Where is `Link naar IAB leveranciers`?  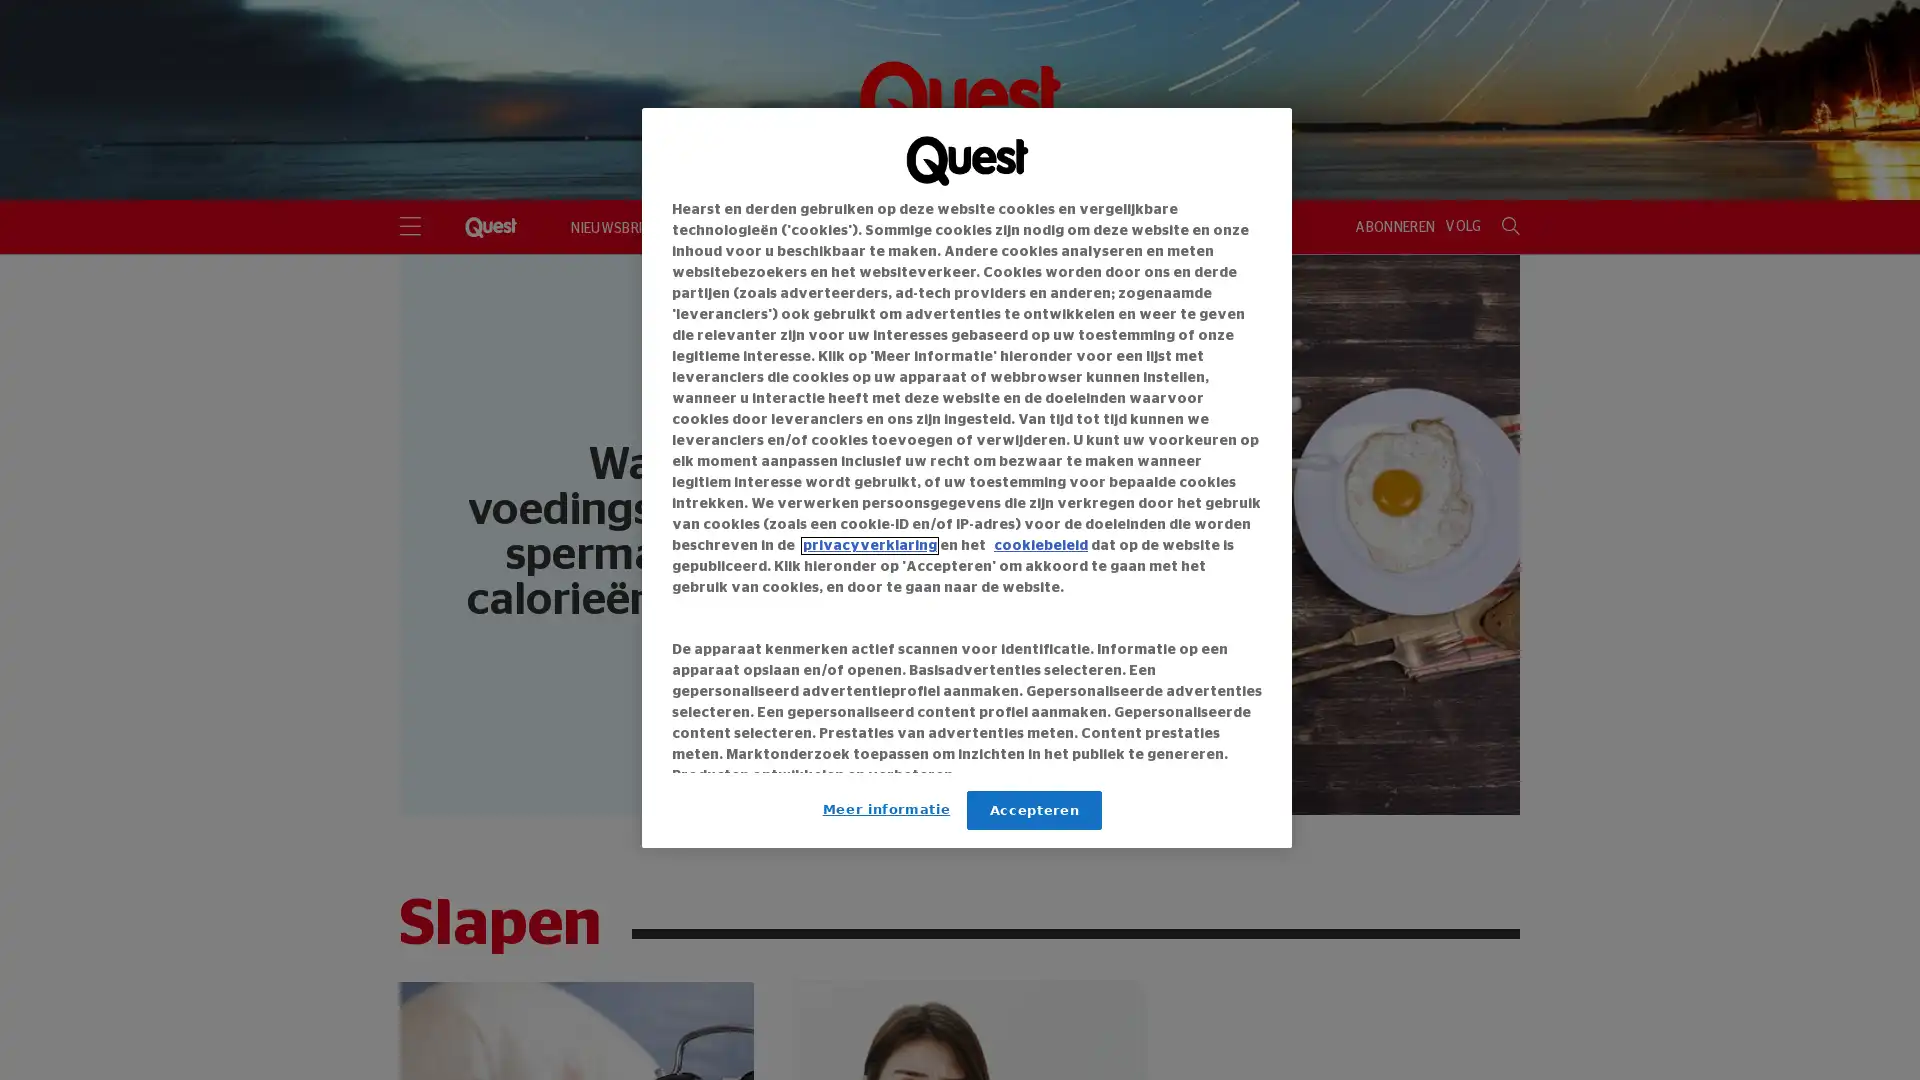 Link naar IAB leveranciers is located at coordinates (767, 798).